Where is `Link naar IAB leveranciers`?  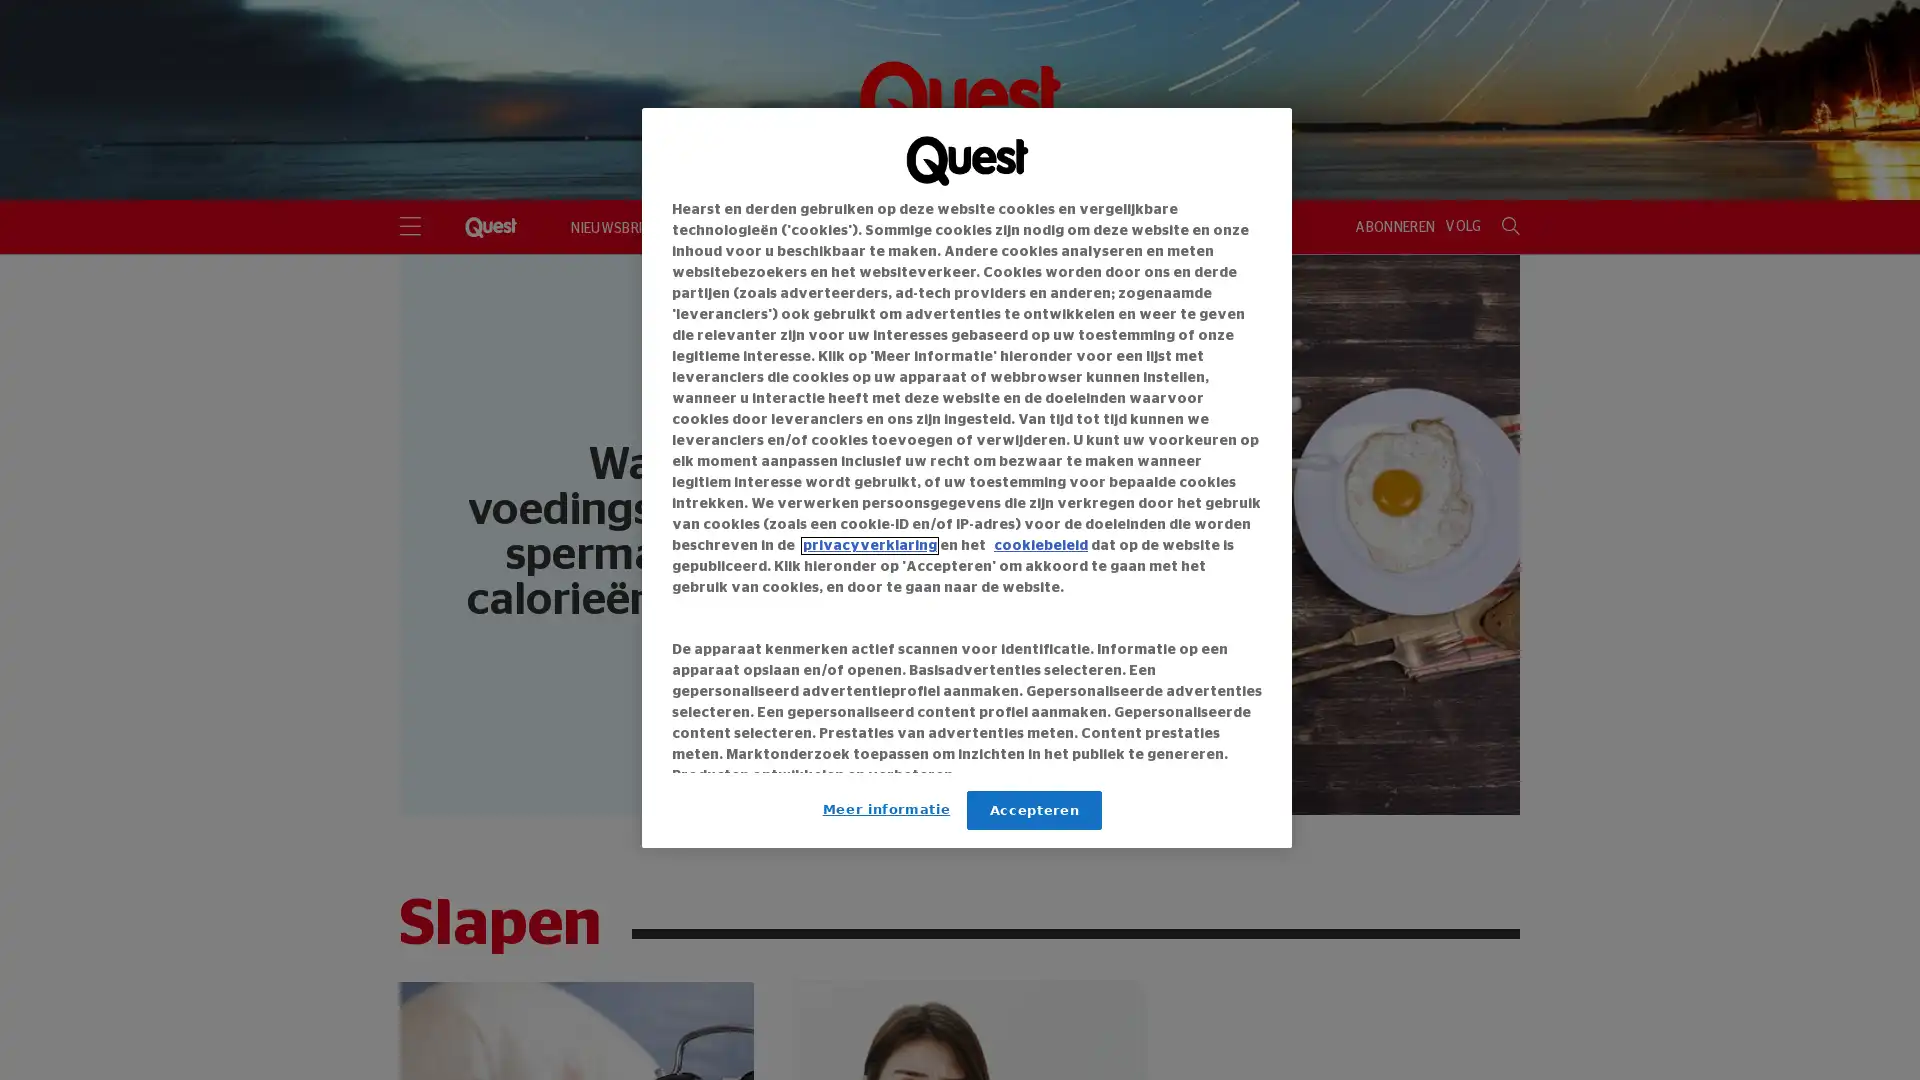 Link naar IAB leveranciers is located at coordinates (767, 798).